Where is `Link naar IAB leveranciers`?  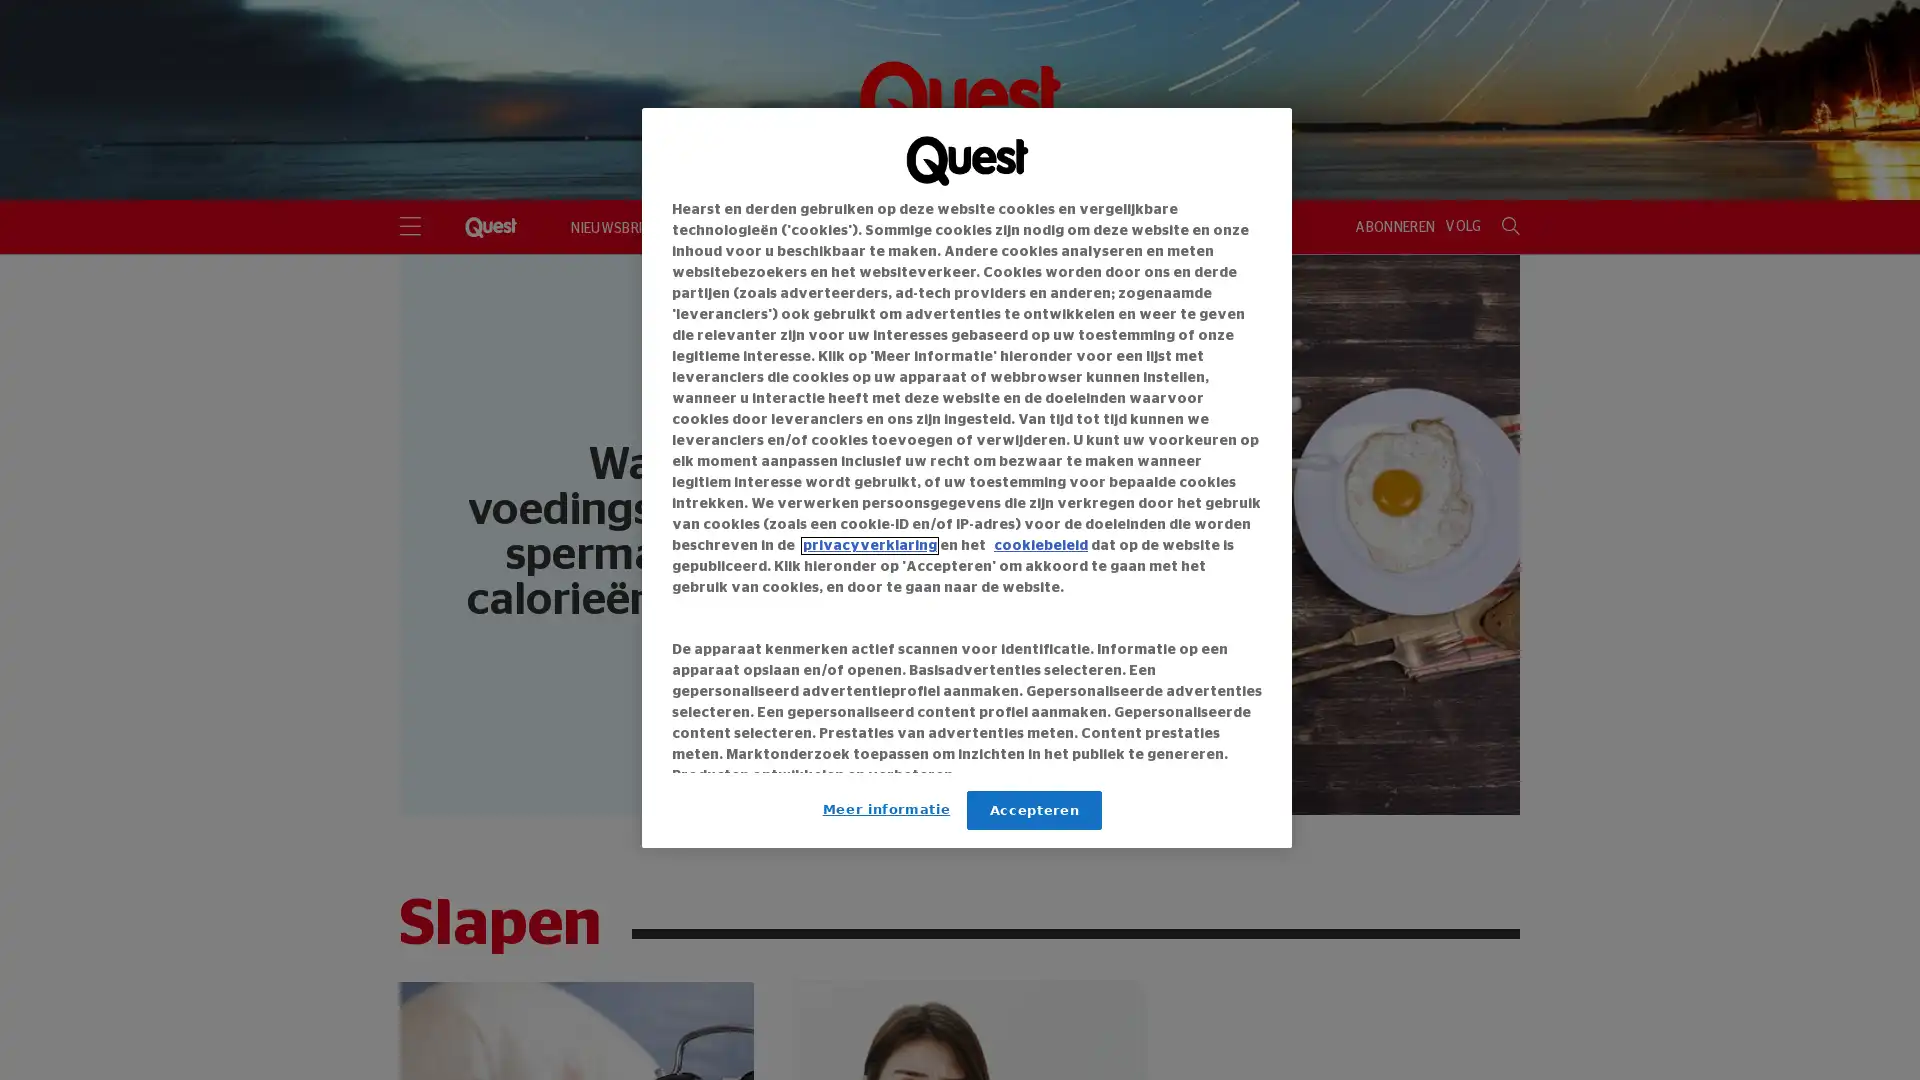 Link naar IAB leveranciers is located at coordinates (767, 798).